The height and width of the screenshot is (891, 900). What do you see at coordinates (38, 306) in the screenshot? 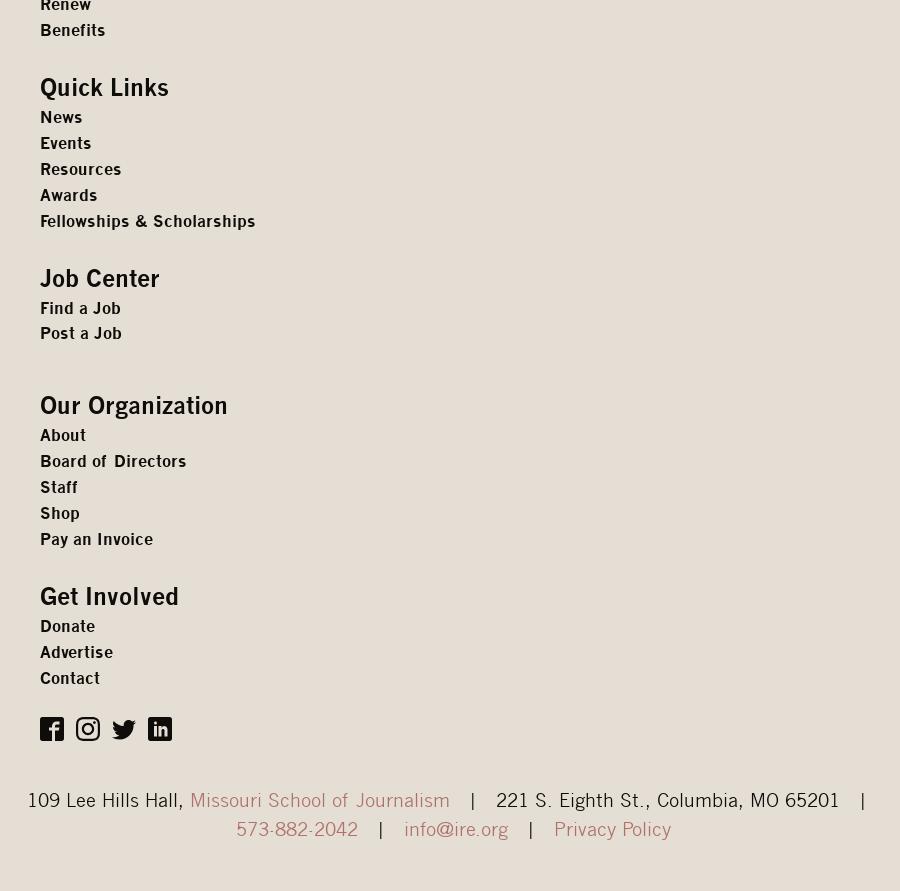
I see `'Find a Job'` at bounding box center [38, 306].